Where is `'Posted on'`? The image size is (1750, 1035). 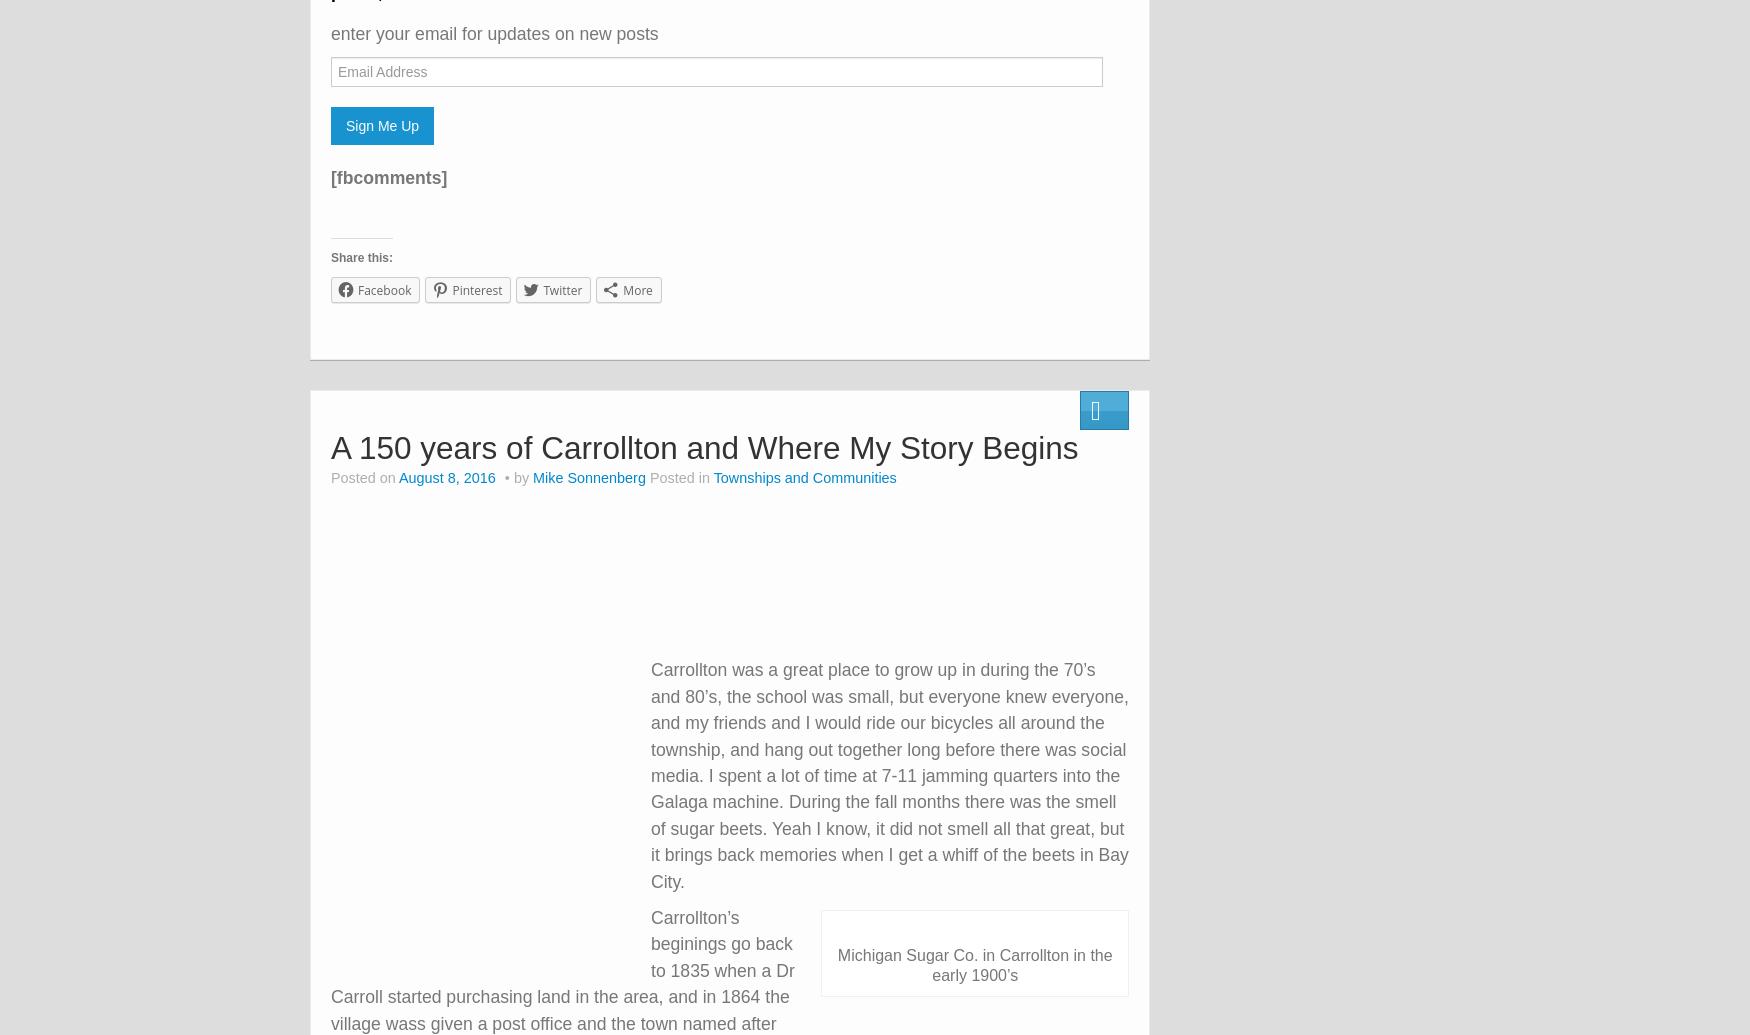
'Posted on' is located at coordinates (365, 477).